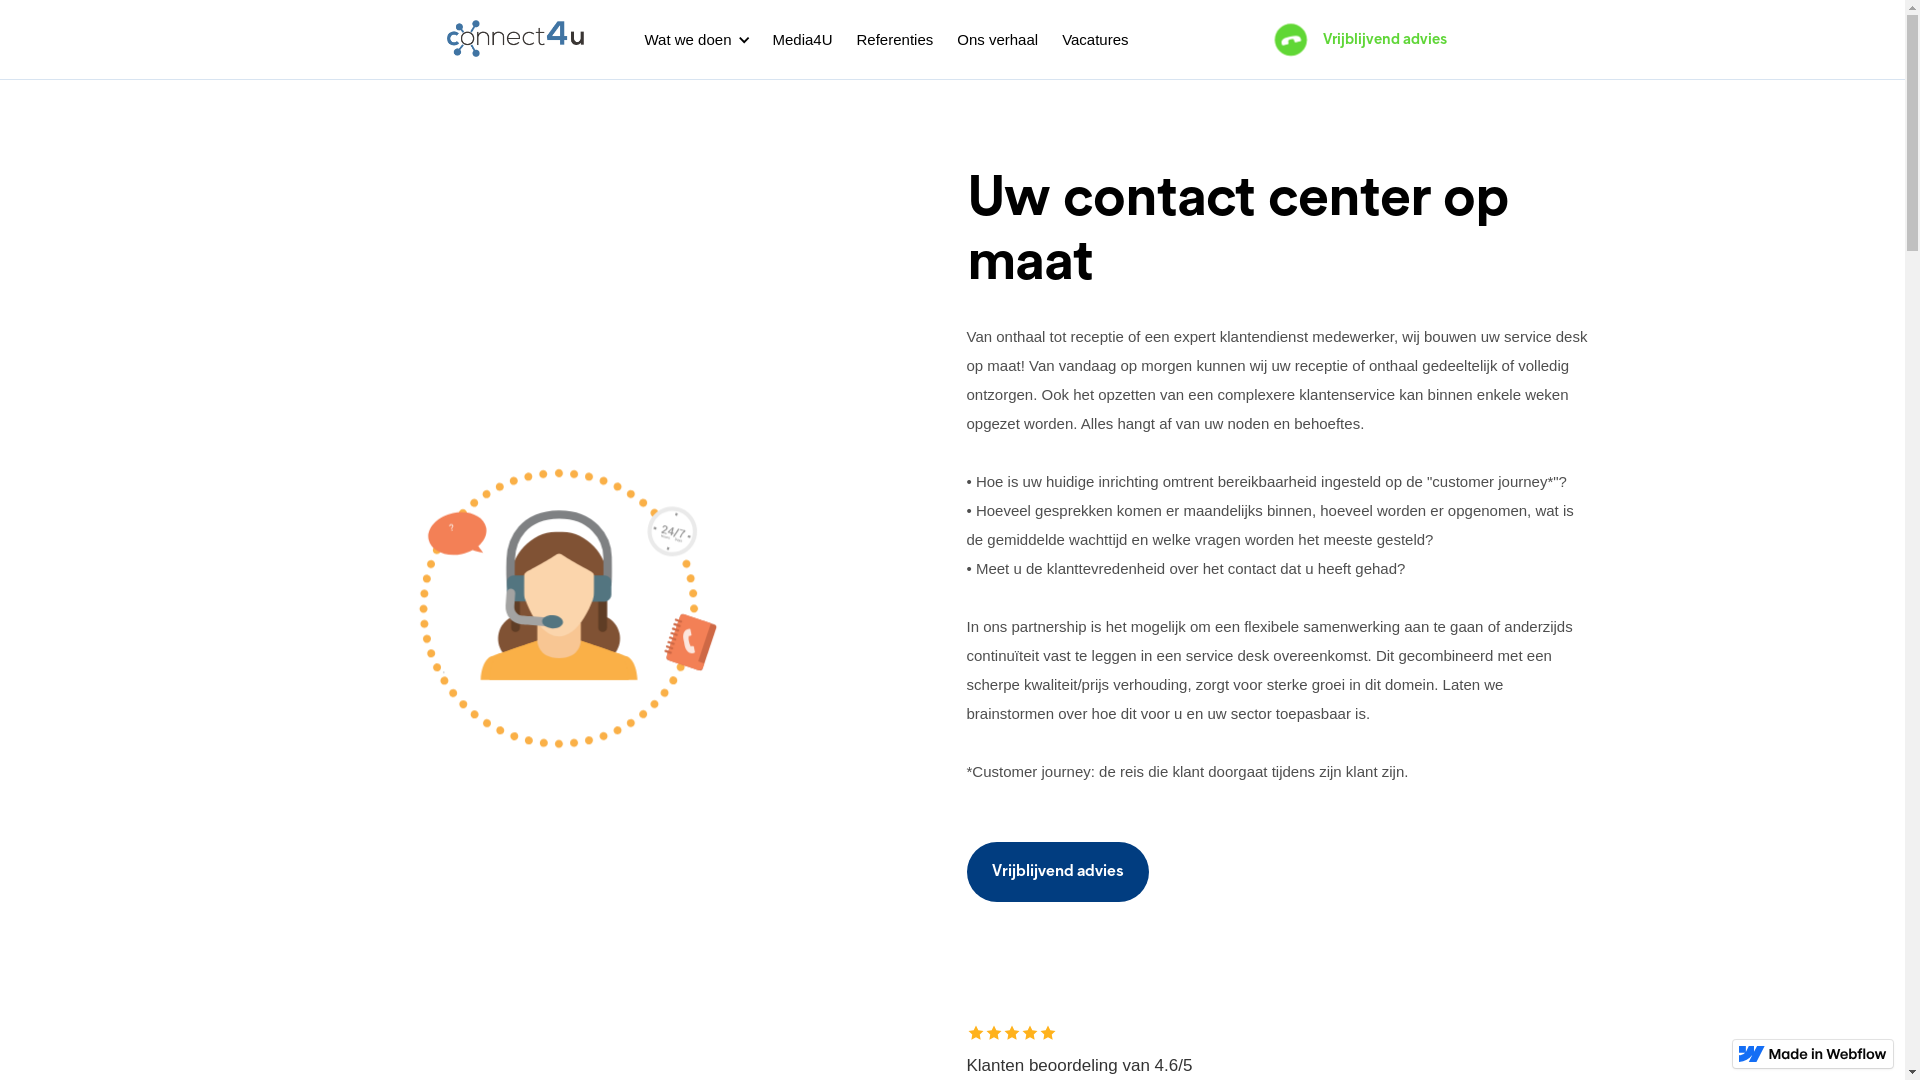 This screenshot has height=1080, width=1920. Describe the element at coordinates (801, 39) in the screenshot. I see `'Media4U'` at that location.